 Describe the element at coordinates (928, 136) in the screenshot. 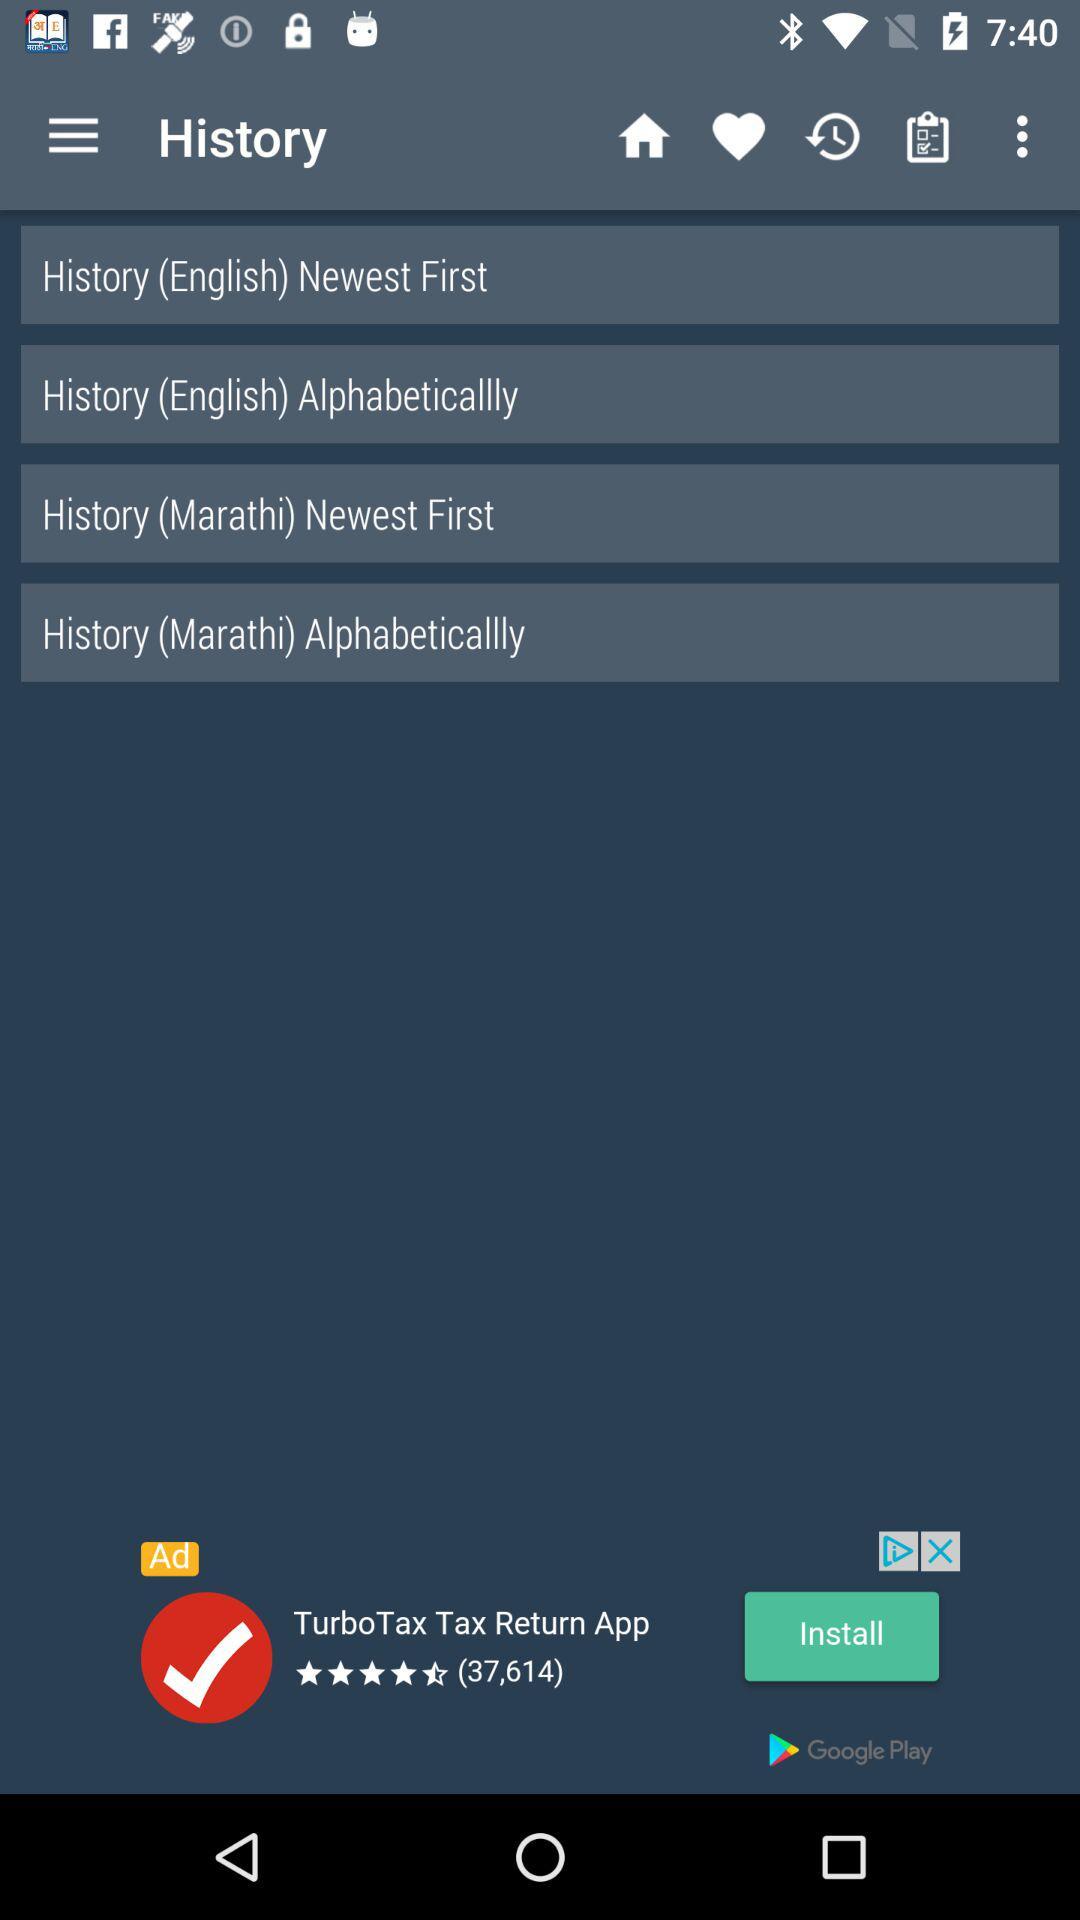

I see `the icon left to the 3 vertical dots at the top right corner of the web page` at that location.